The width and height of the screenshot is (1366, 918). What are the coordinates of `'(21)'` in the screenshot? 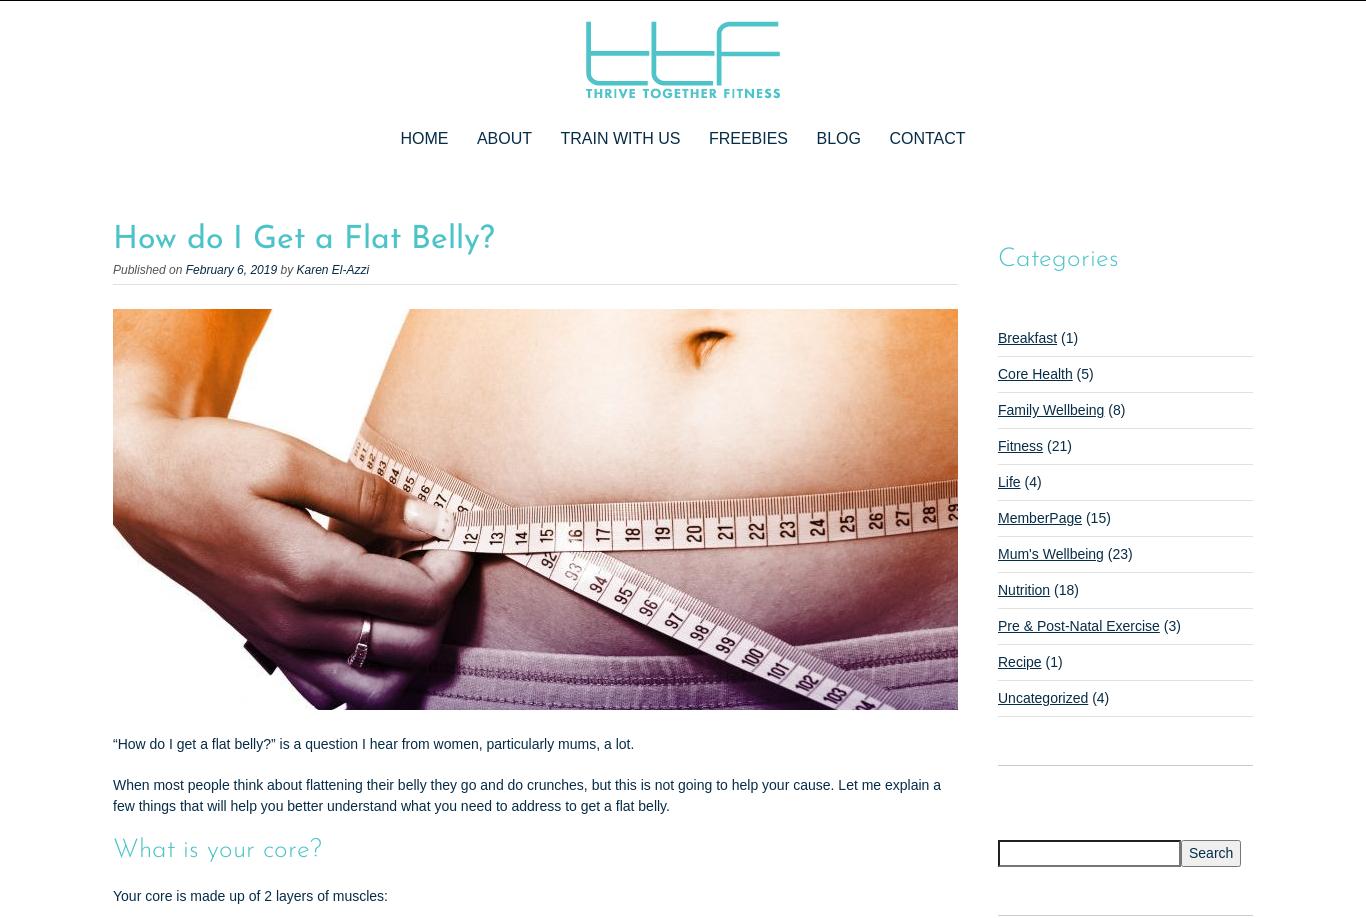 It's located at (1056, 444).